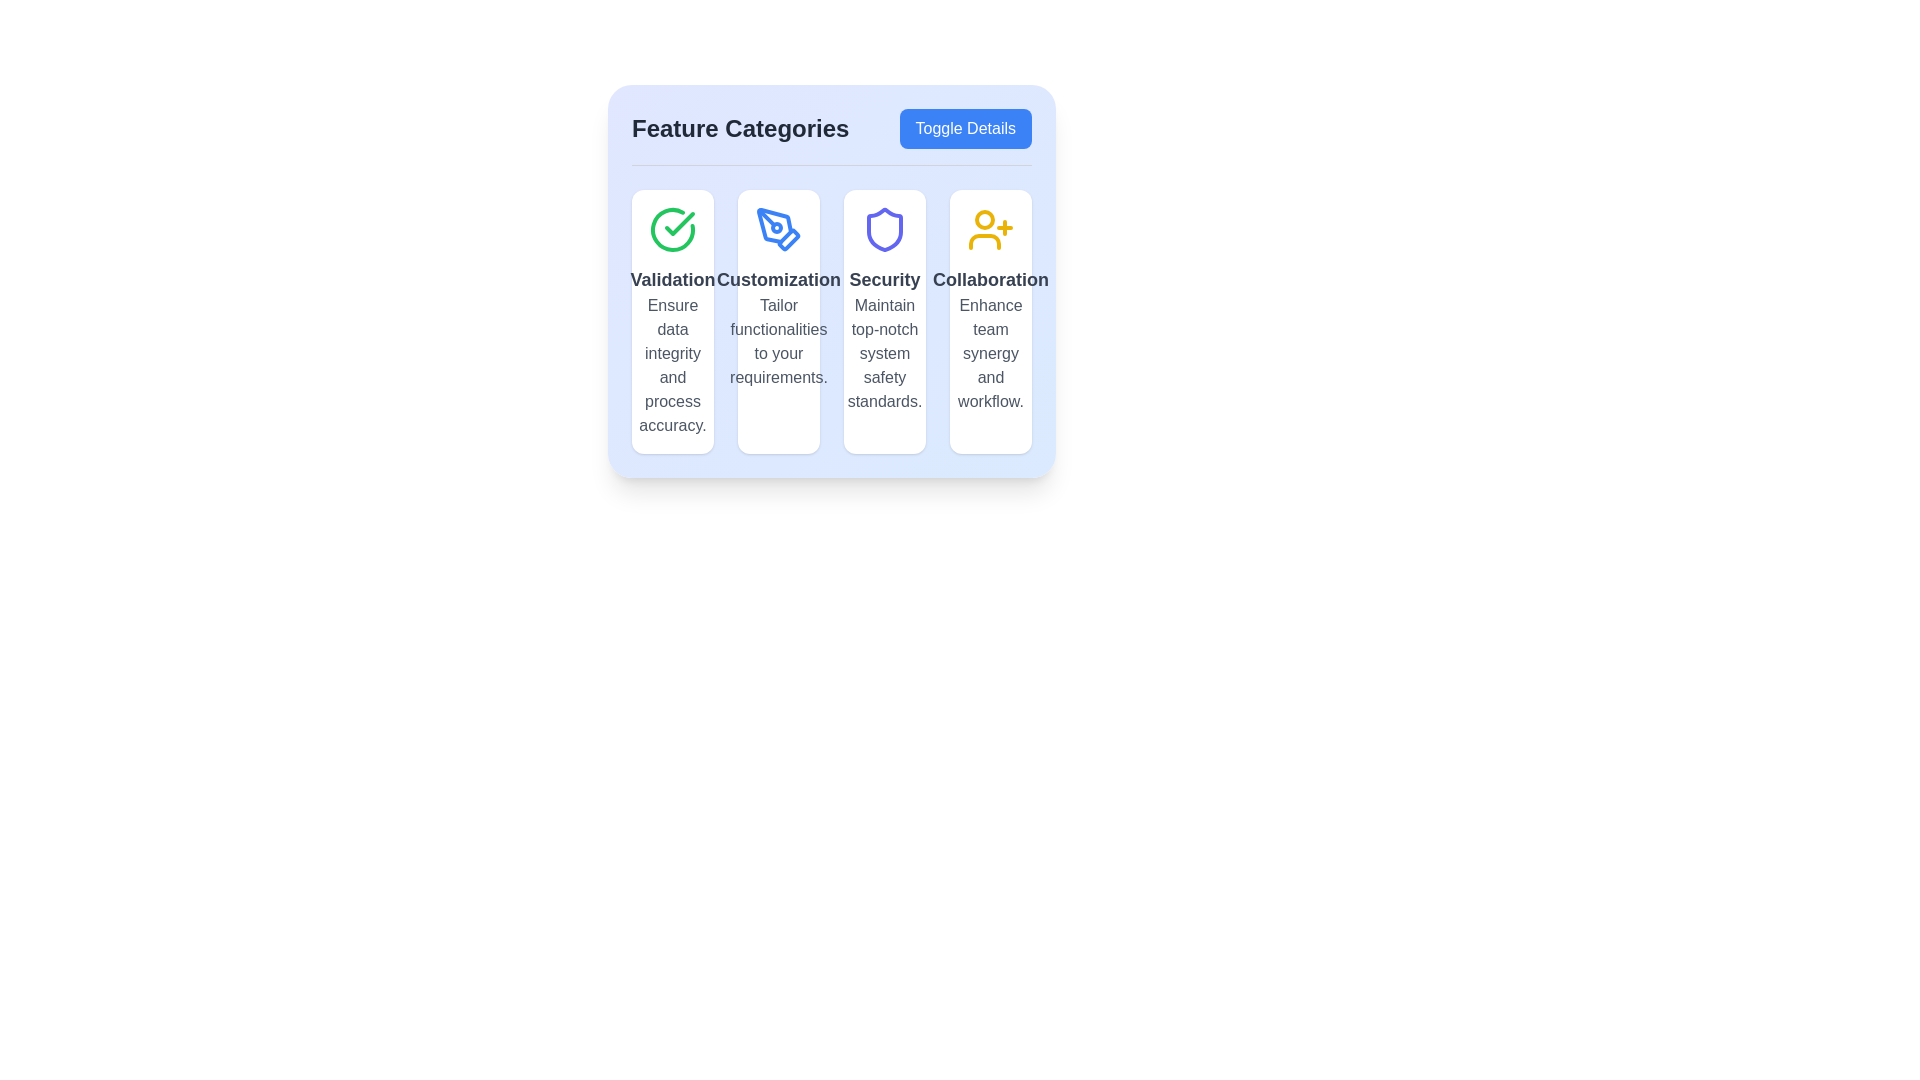 This screenshot has width=1920, height=1080. Describe the element at coordinates (672, 229) in the screenshot. I see `the checkmark icon representing the 'Validation' feature within the first card in the card group` at that location.